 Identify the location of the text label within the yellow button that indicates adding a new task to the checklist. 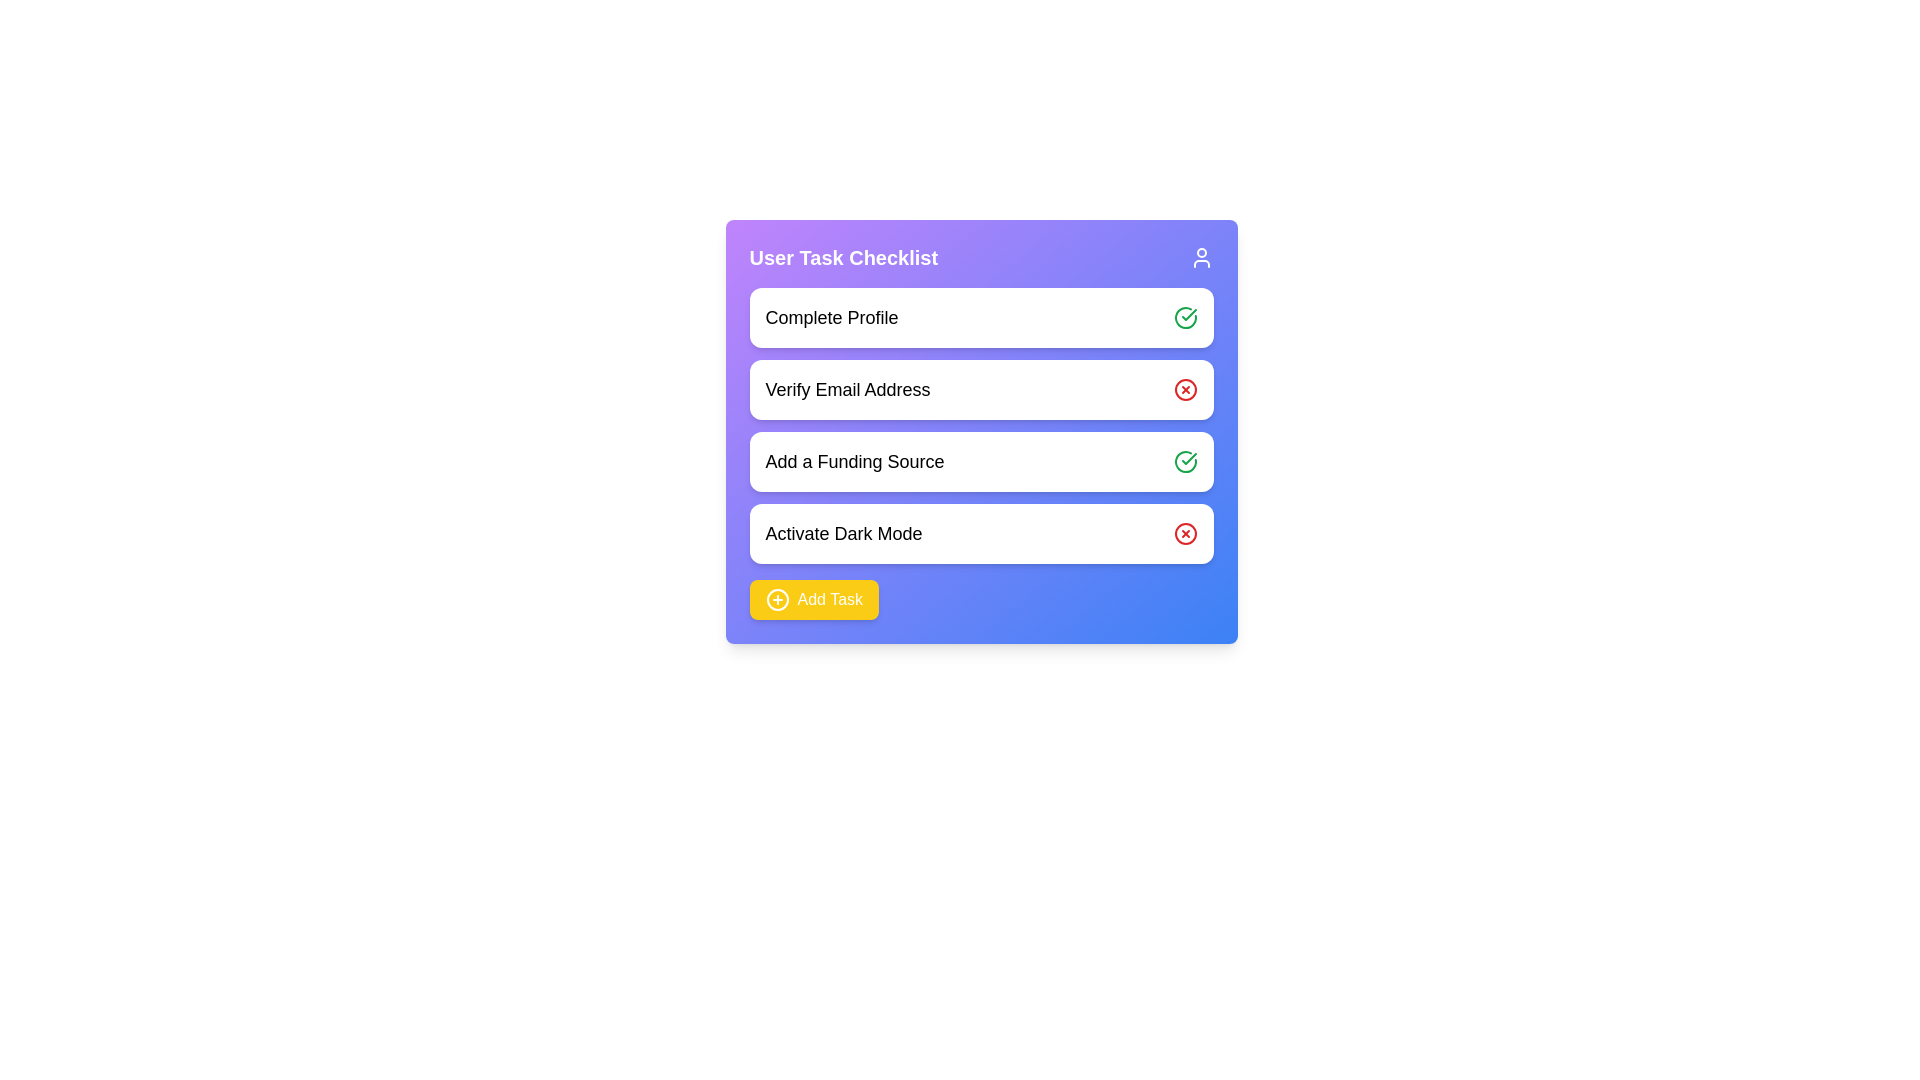
(830, 599).